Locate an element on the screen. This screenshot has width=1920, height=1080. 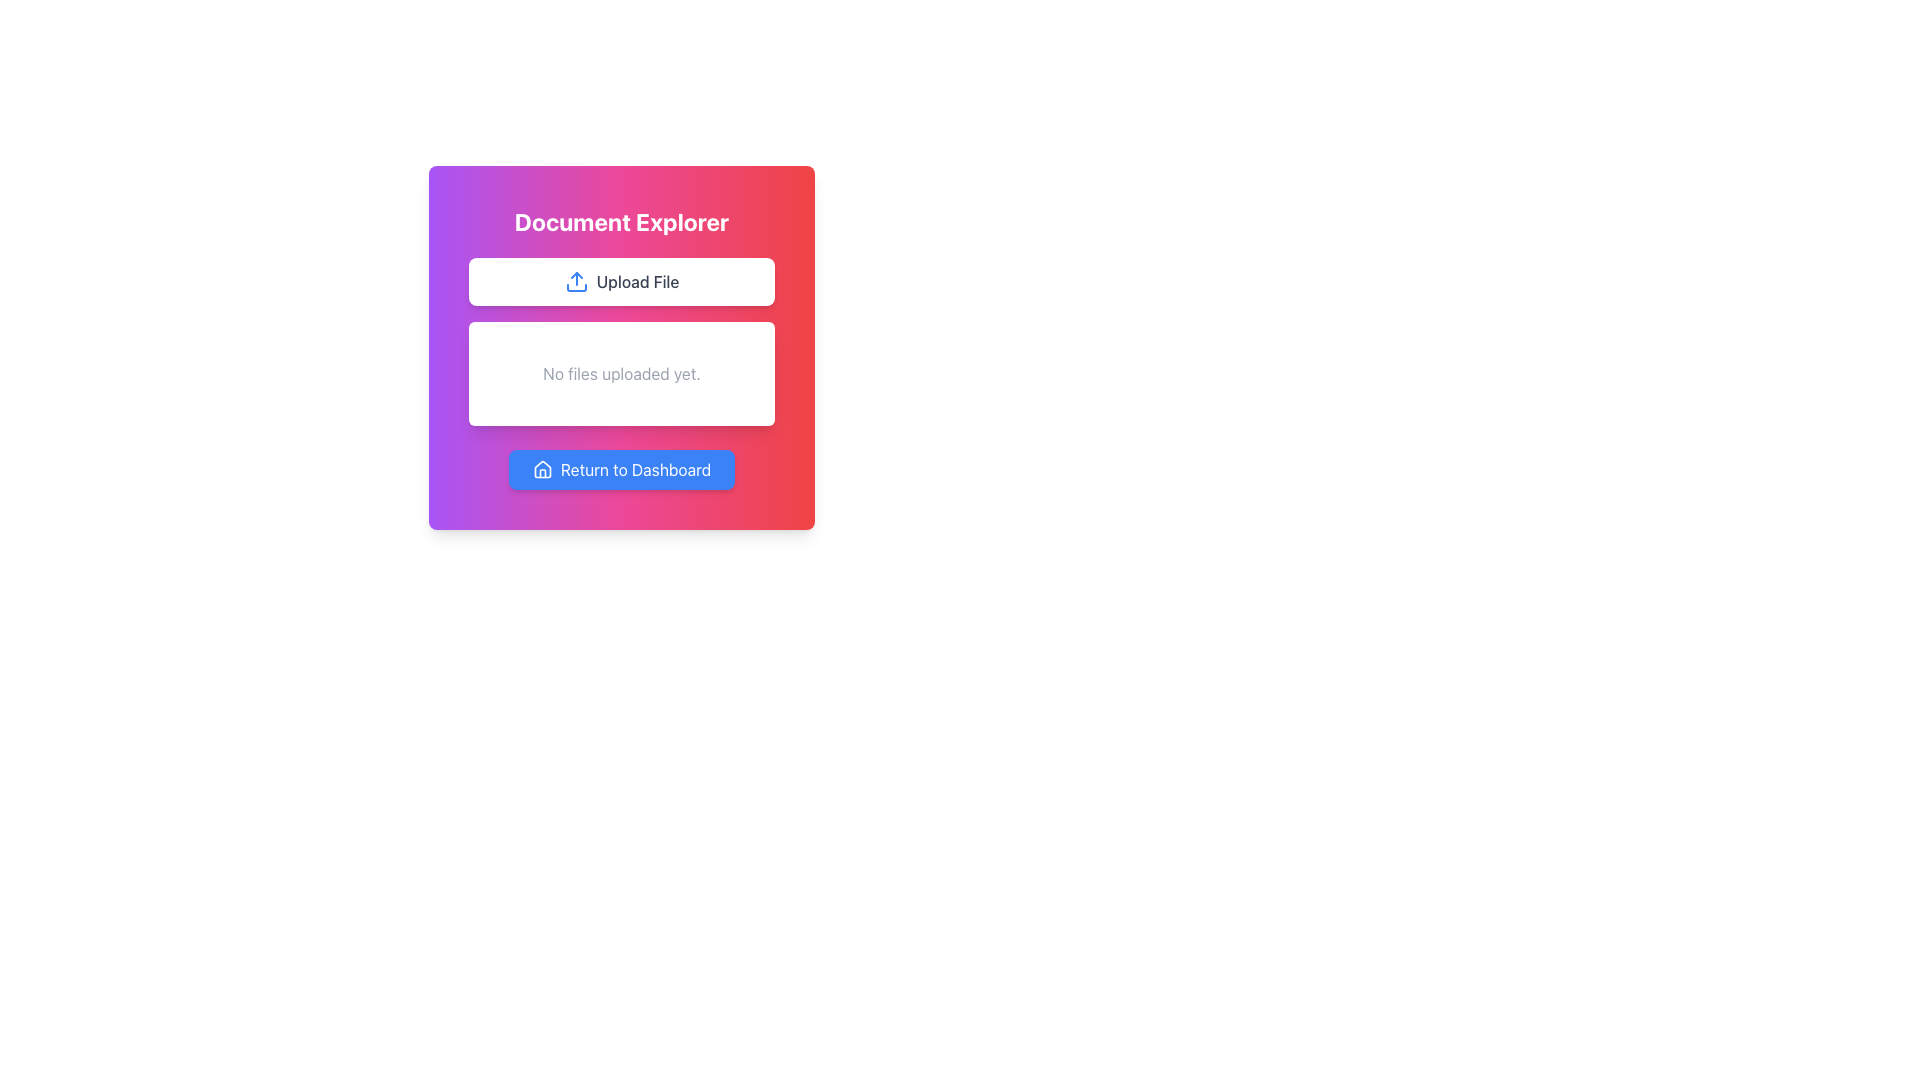
the interactive button labeled 'Return to Dashboard' which has a light-blue background and a house-shaped icon on the left side of the text is located at coordinates (621, 470).